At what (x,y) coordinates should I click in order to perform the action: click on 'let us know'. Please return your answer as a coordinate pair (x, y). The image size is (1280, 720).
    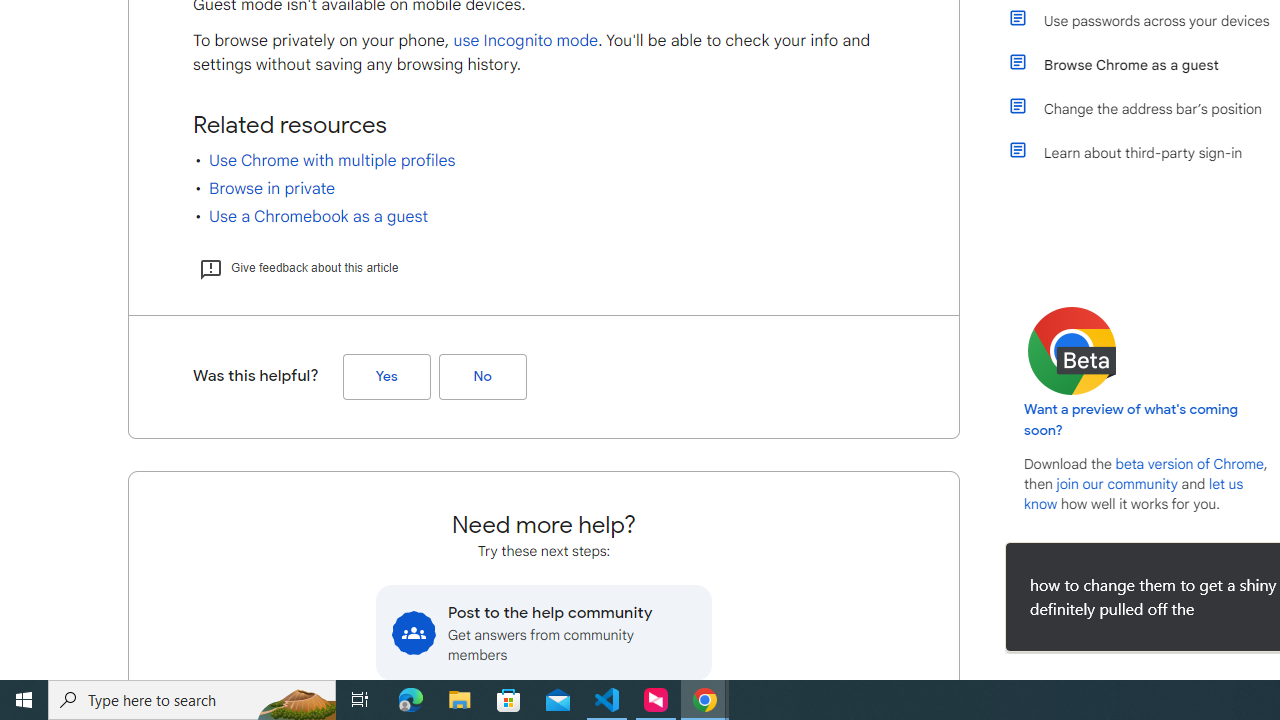
    Looking at the image, I should click on (1134, 493).